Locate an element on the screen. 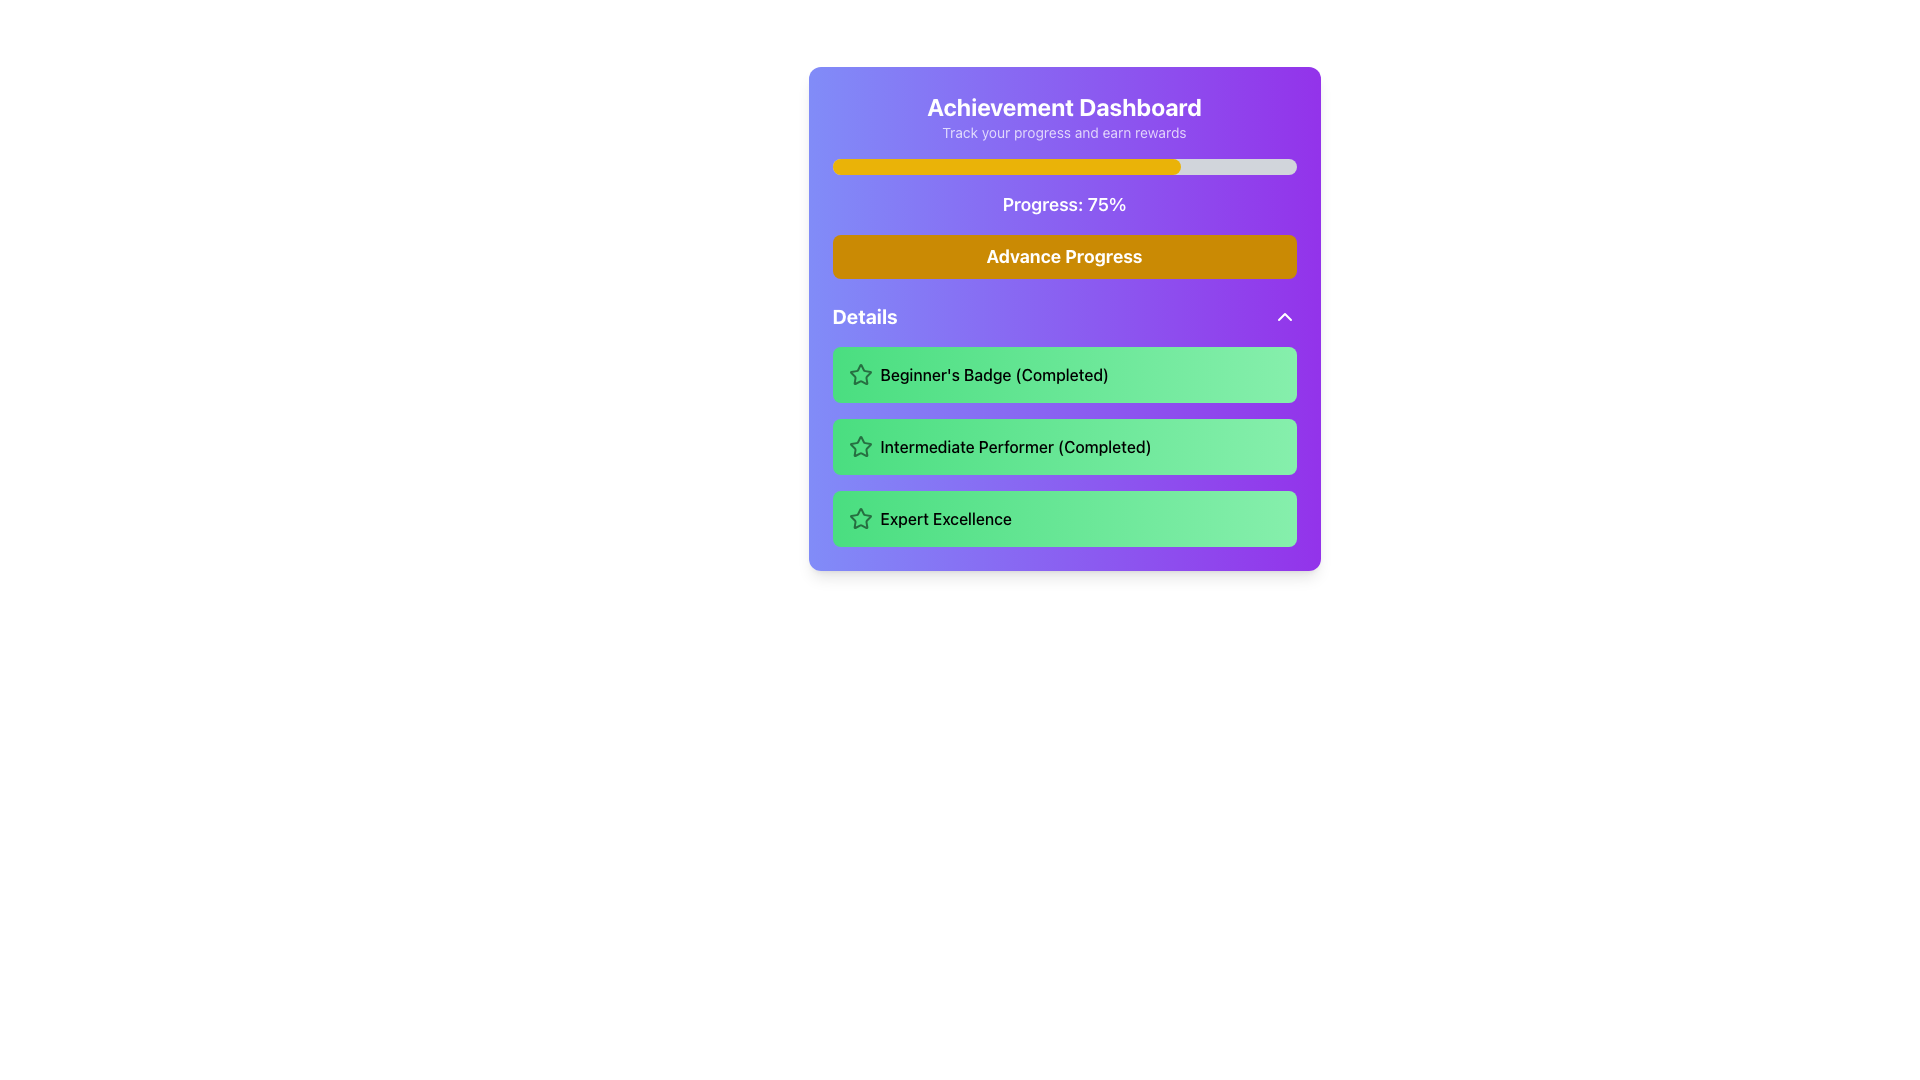 The height and width of the screenshot is (1080, 1920). the icon representing the 'Intermediate Performer (Completed)' achievement located in the second row of the Achievement Dashboard, before the text 'Intermediate Performer (Completed)' is located at coordinates (860, 374).